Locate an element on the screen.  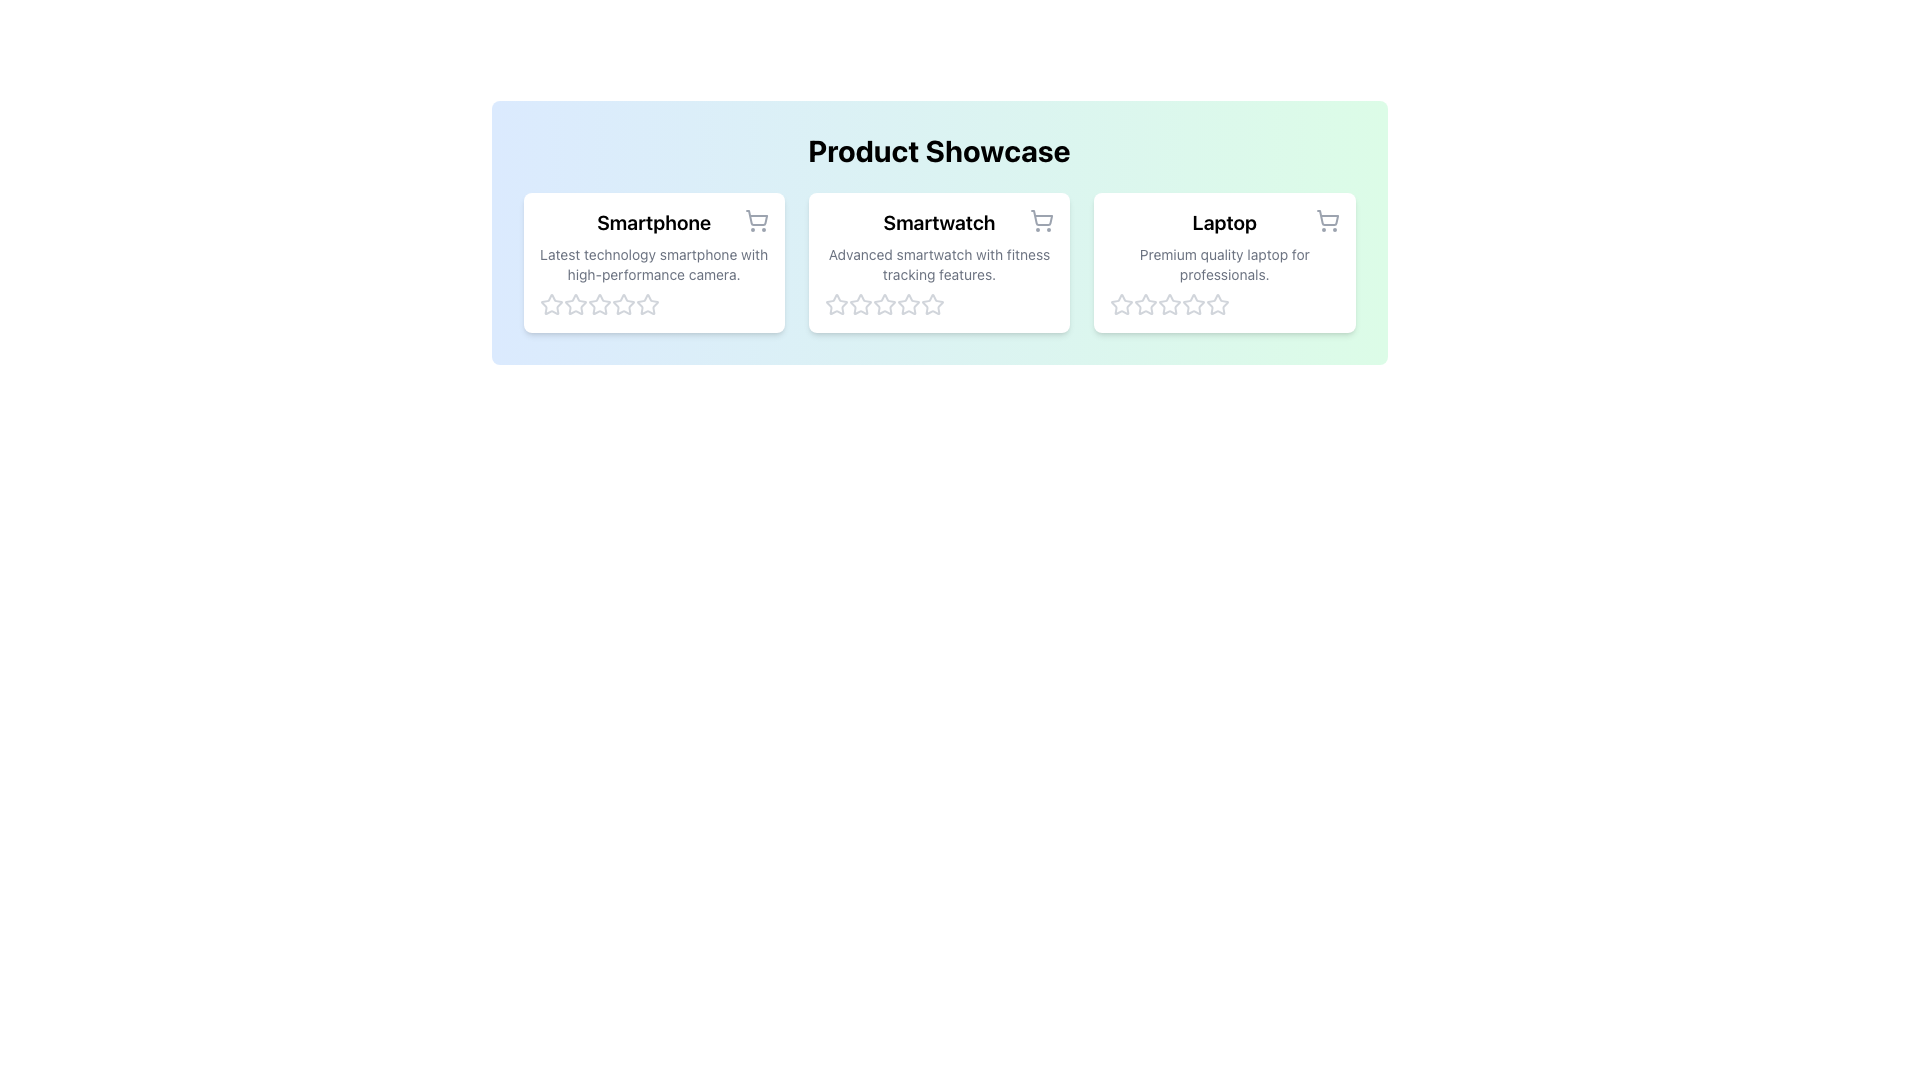
the fourth star icon in the rating system below the 'Smartwatch' product description is located at coordinates (907, 304).